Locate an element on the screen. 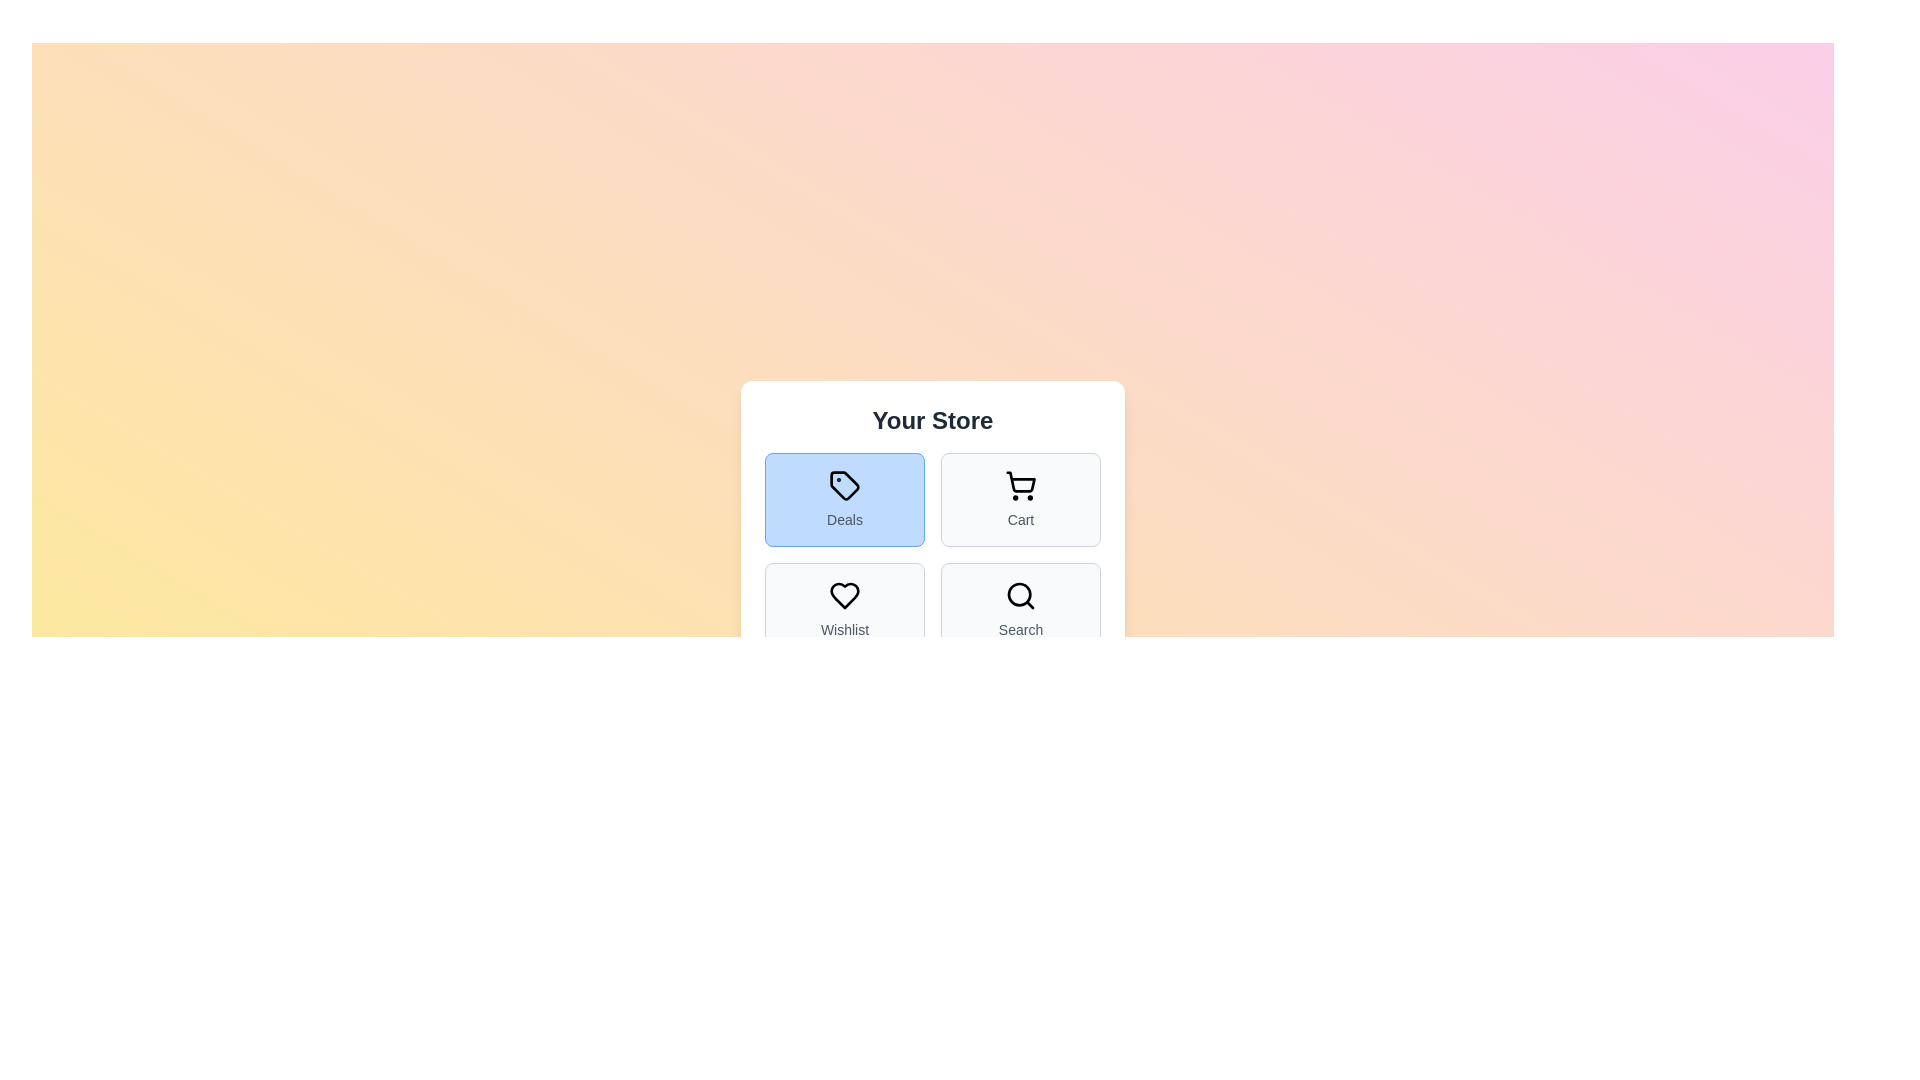 The height and width of the screenshot is (1080, 1920). the tab corresponding to Deals to select it is located at coordinates (844, 499).